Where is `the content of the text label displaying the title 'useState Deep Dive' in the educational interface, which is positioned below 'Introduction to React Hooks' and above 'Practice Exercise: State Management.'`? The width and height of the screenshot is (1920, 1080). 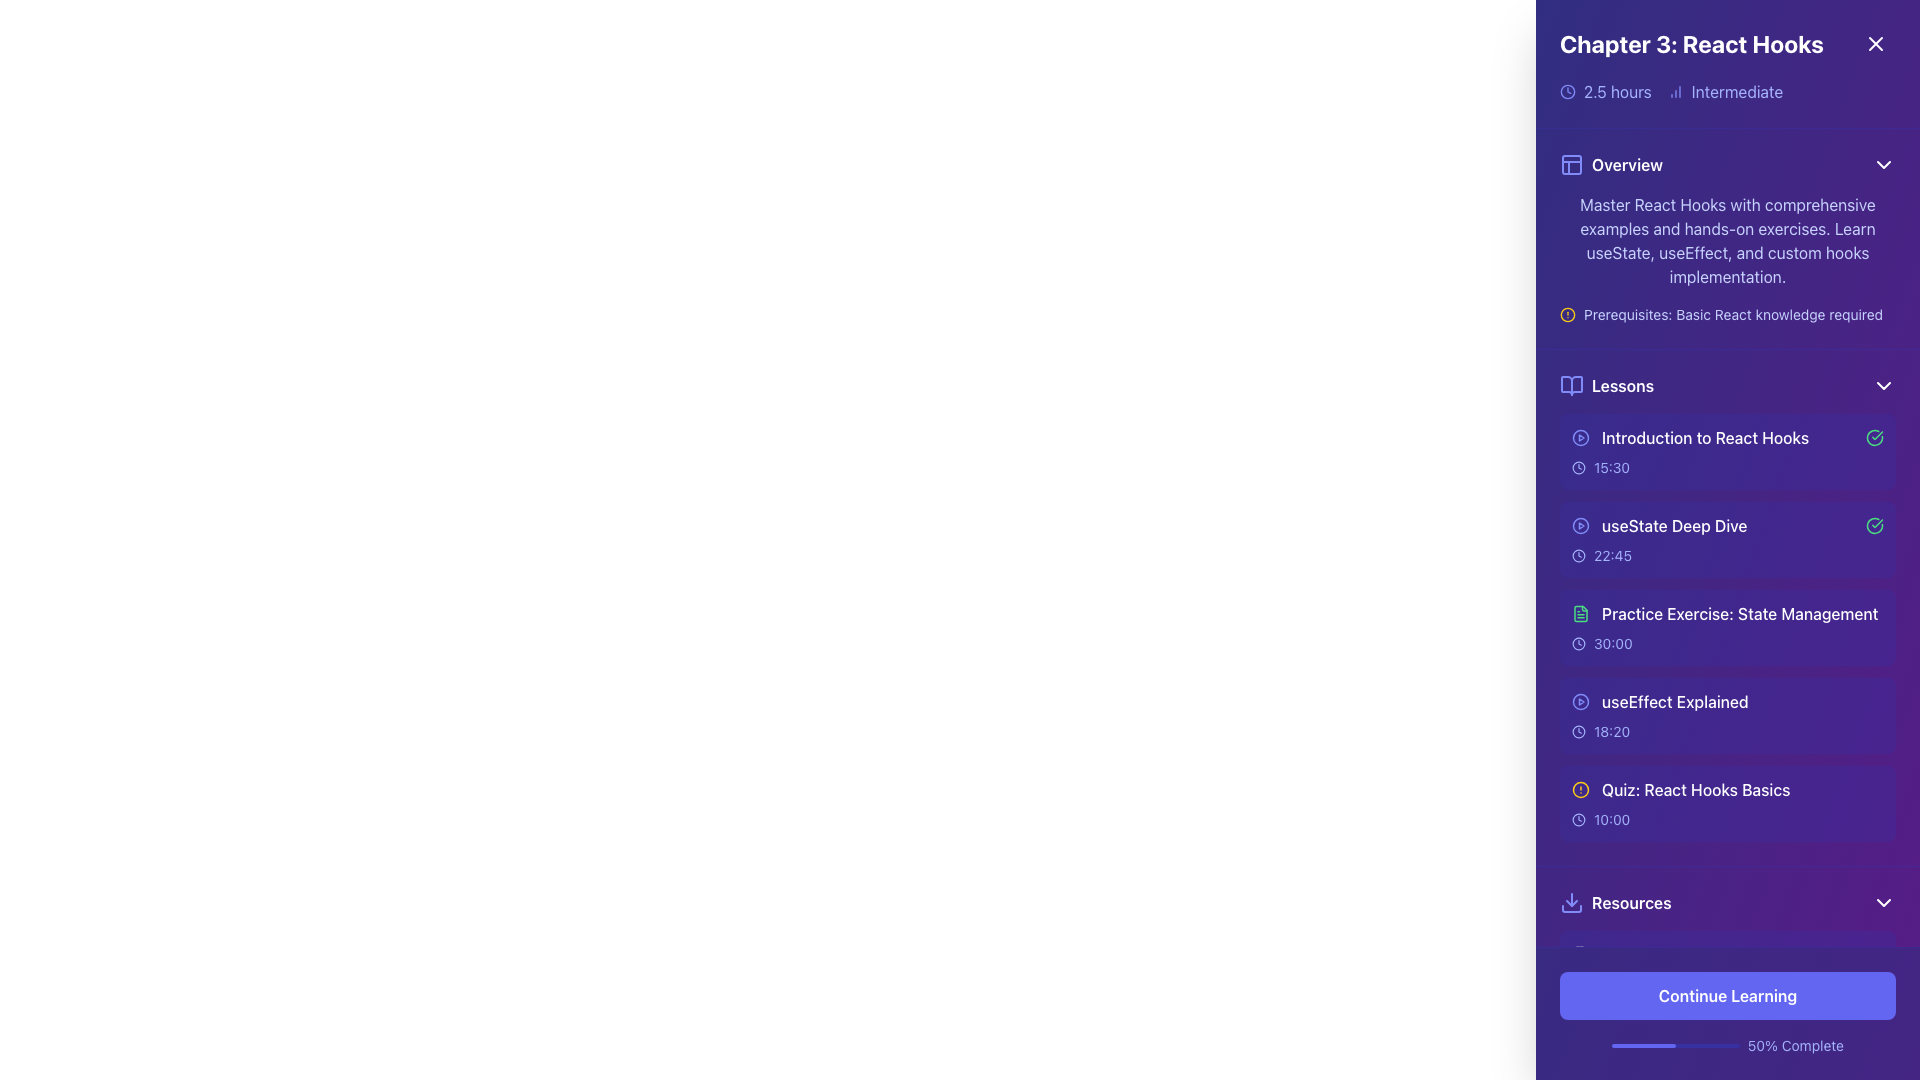
the content of the text label displaying the title 'useState Deep Dive' in the educational interface, which is positioned below 'Introduction to React Hooks' and above 'Practice Exercise: State Management.' is located at coordinates (1674, 524).